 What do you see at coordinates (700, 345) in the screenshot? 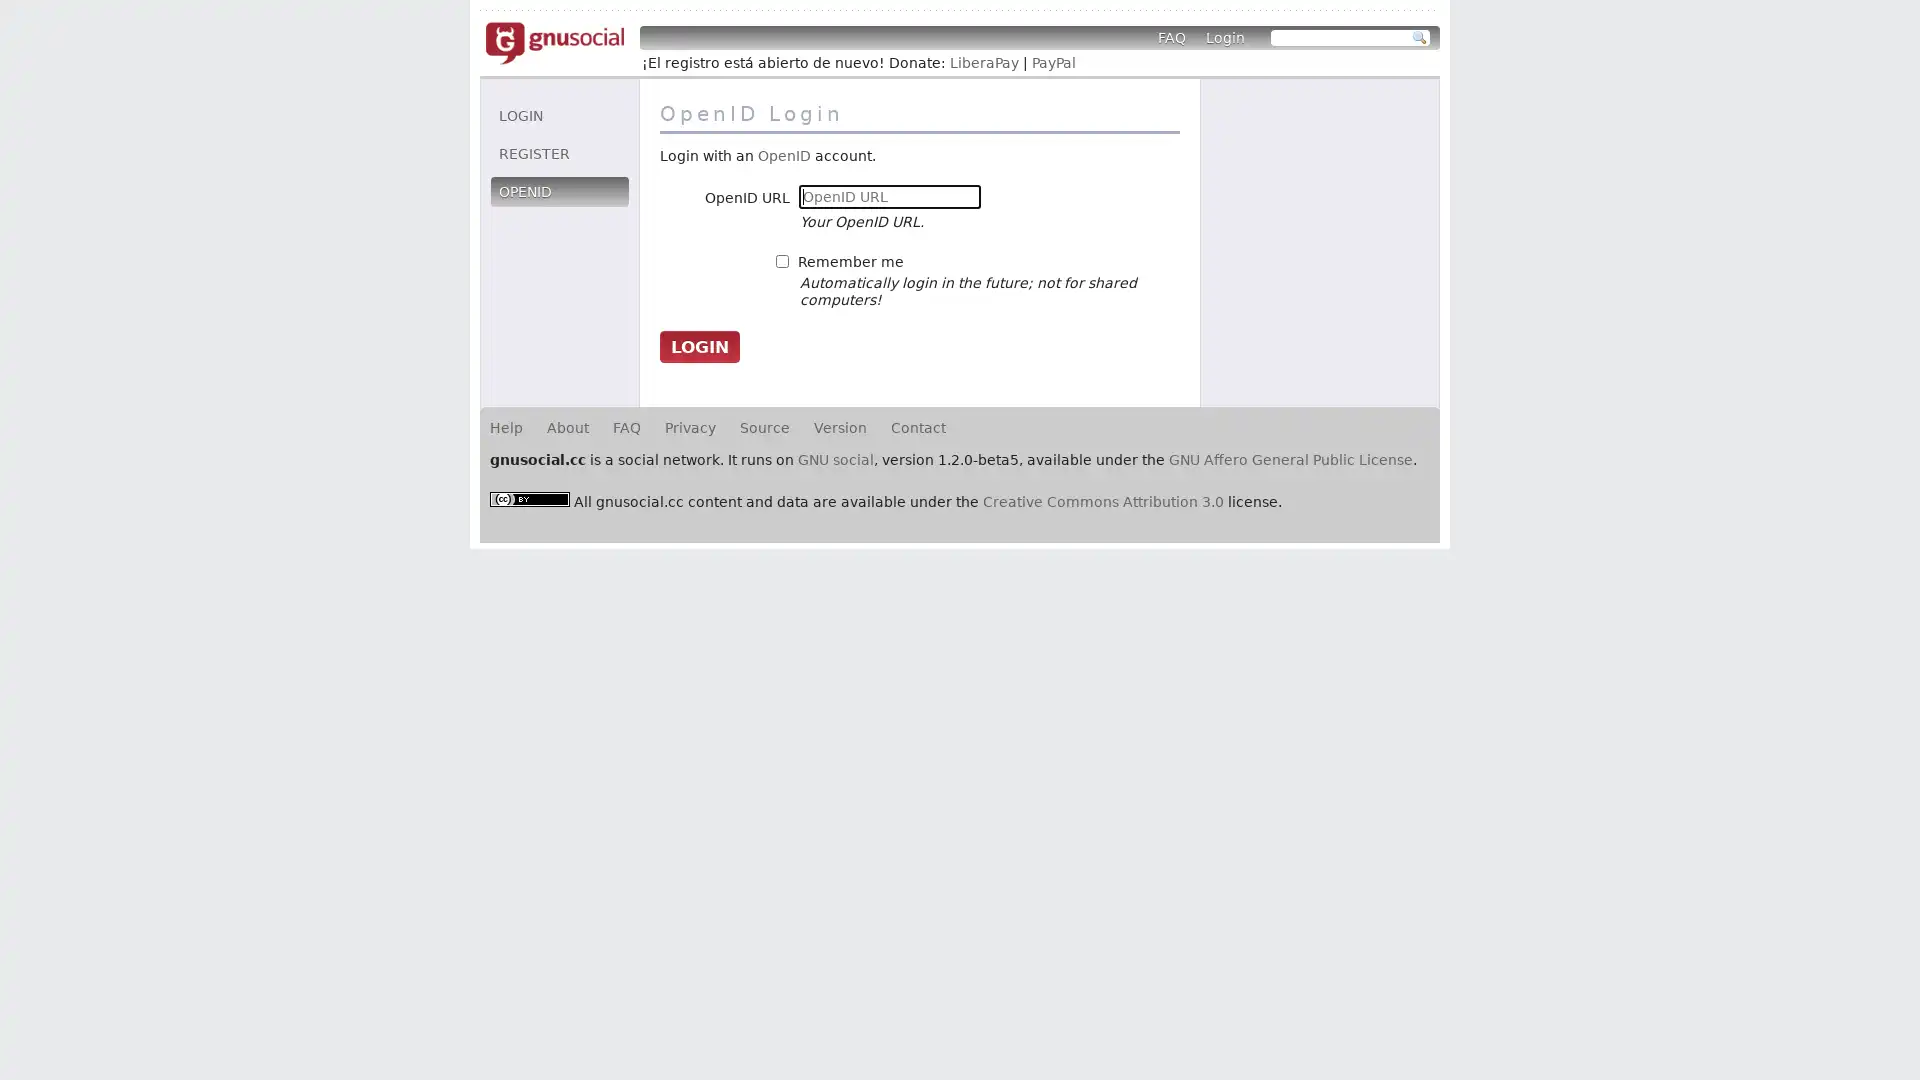
I see `Login` at bounding box center [700, 345].